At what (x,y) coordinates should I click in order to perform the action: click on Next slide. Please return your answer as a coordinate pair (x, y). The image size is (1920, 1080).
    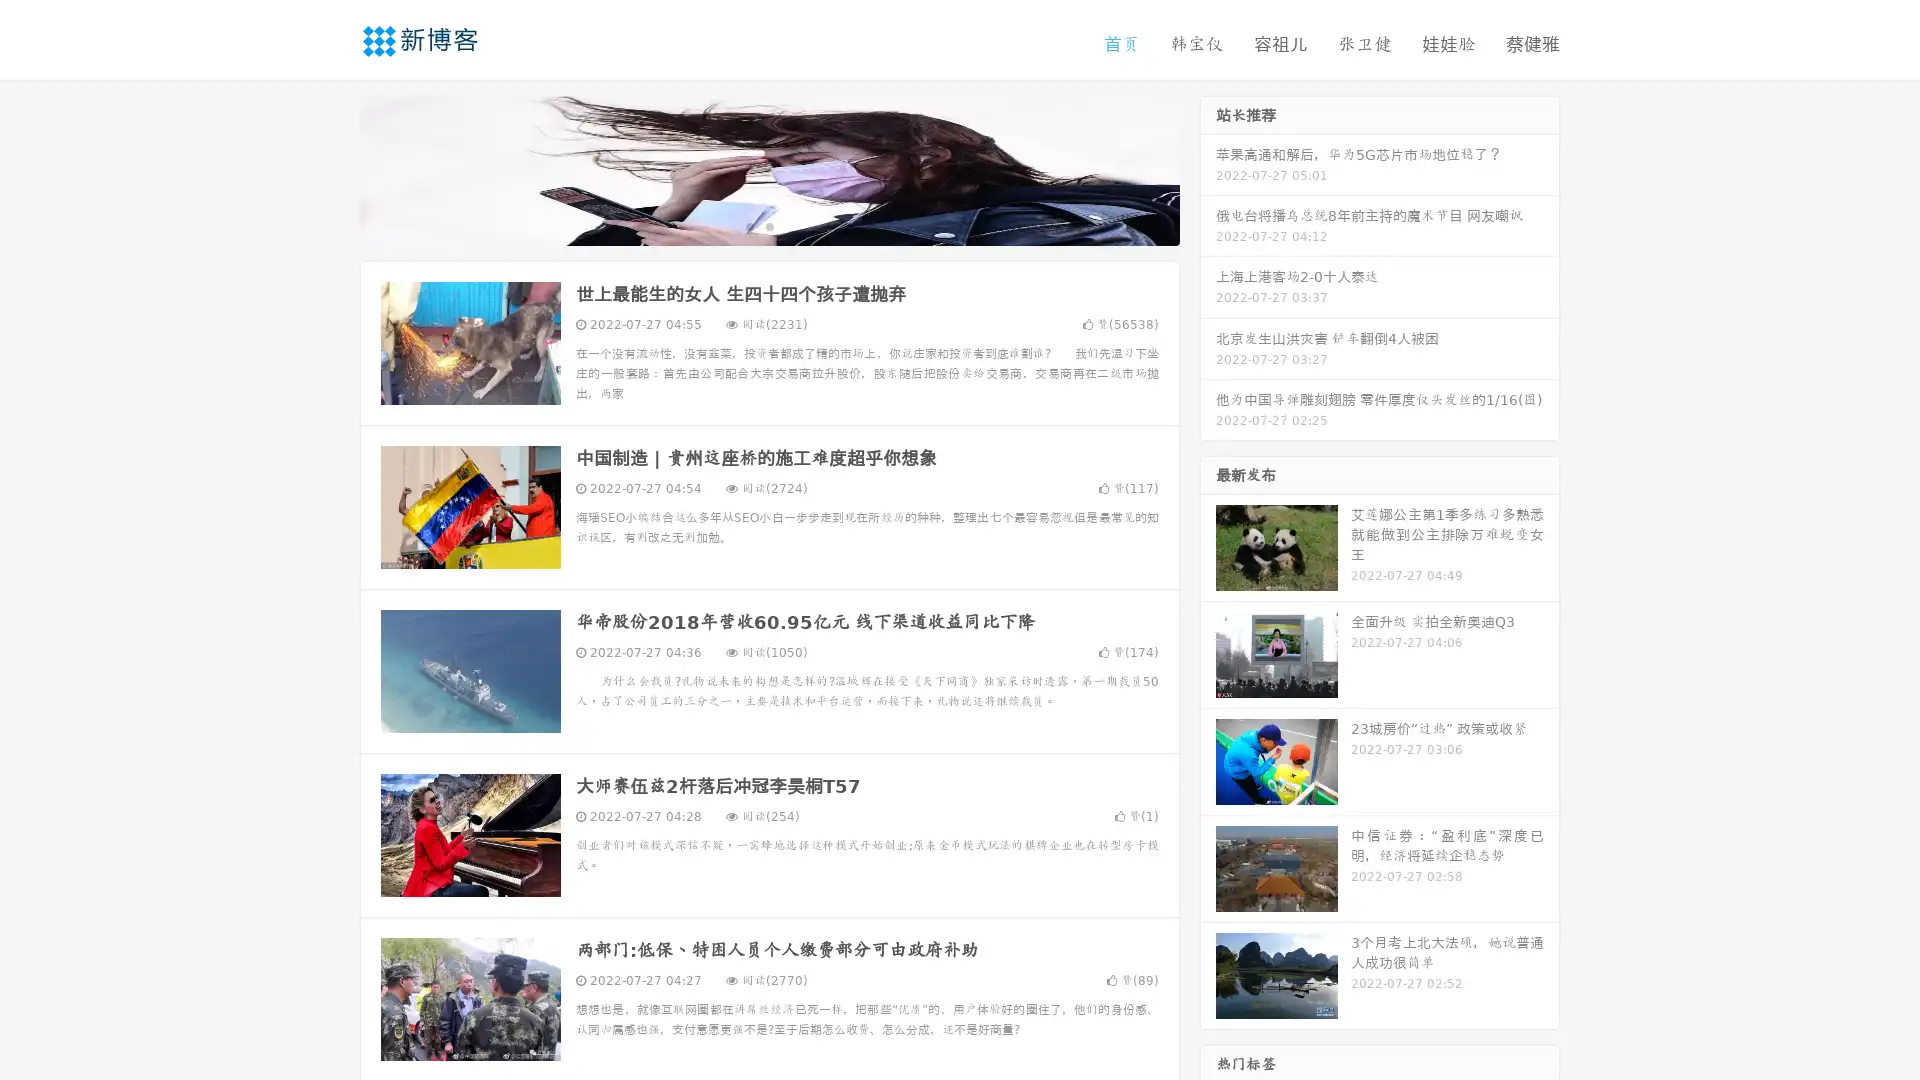
    Looking at the image, I should click on (1208, 168).